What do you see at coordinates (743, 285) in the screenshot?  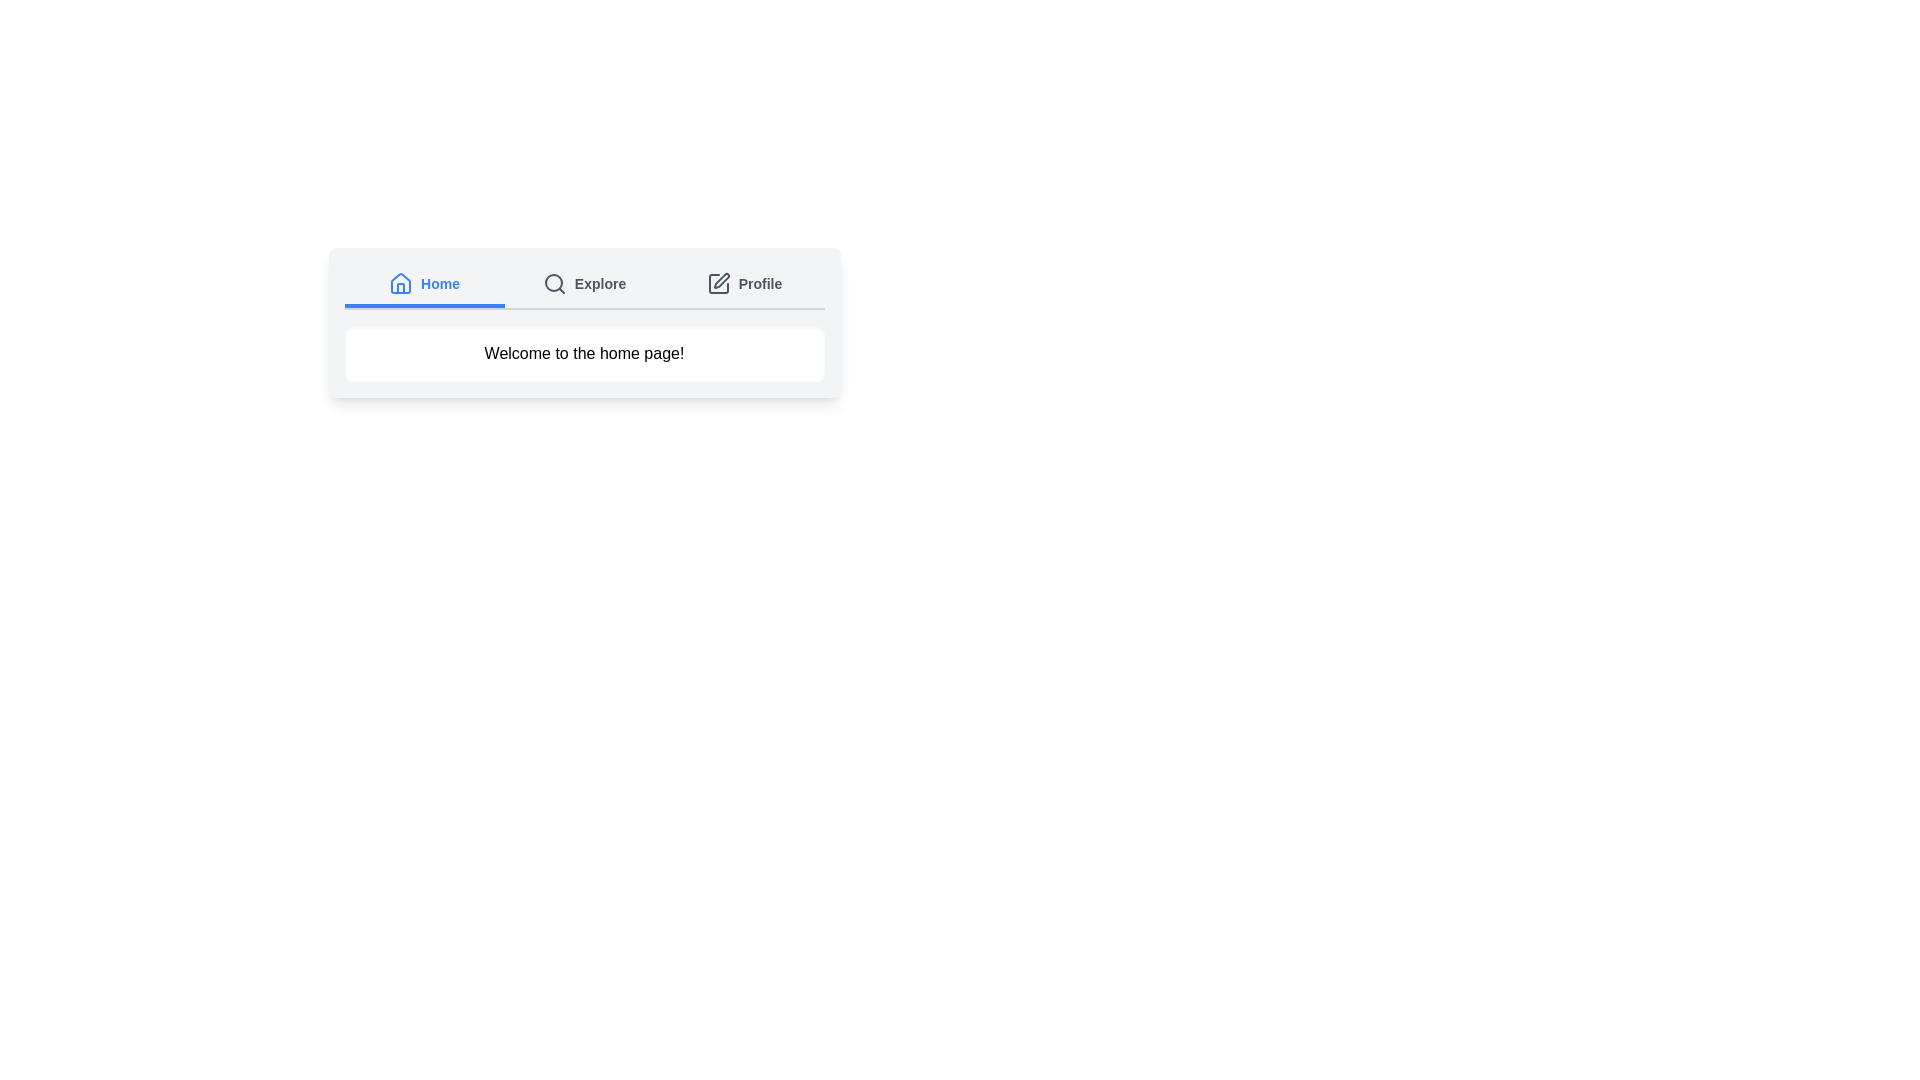 I see `the Profile tab by clicking on its label` at bounding box center [743, 285].